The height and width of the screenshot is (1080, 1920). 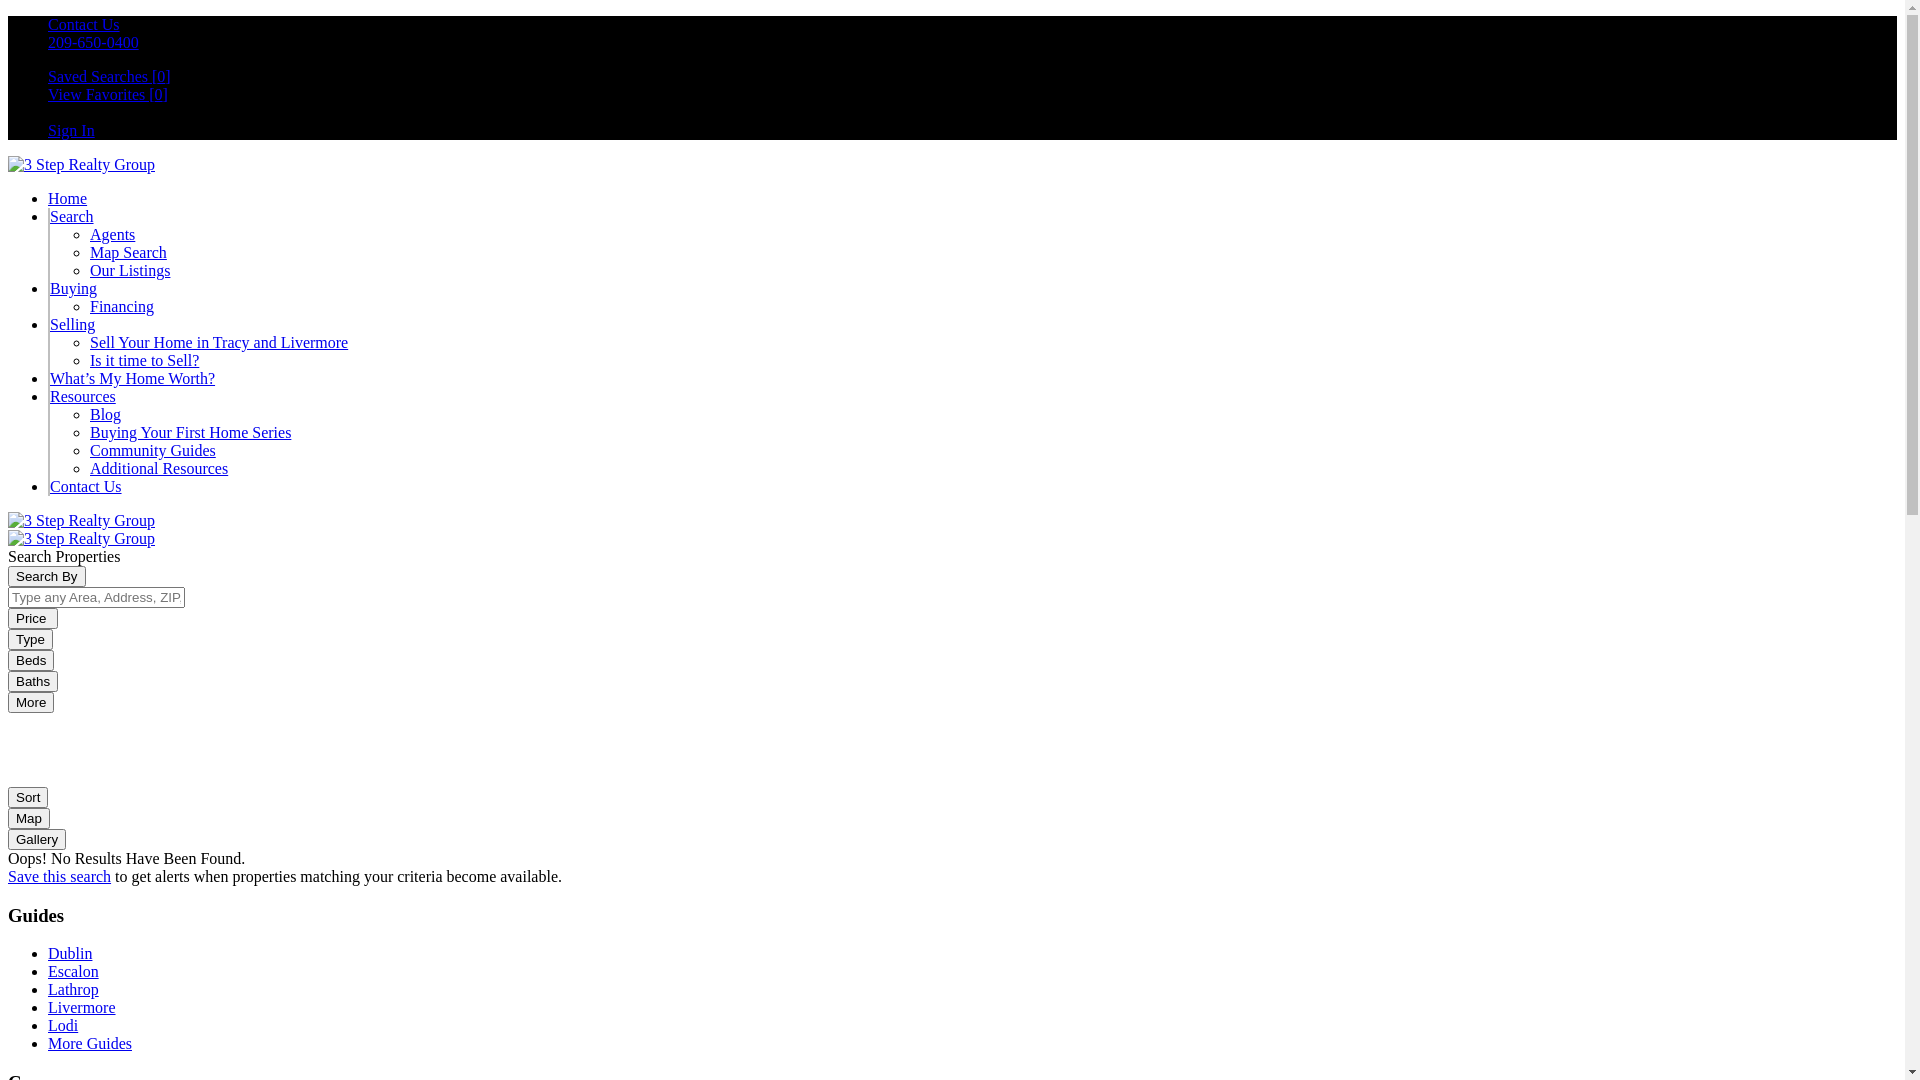 I want to click on 'Home', so click(x=67, y=198).